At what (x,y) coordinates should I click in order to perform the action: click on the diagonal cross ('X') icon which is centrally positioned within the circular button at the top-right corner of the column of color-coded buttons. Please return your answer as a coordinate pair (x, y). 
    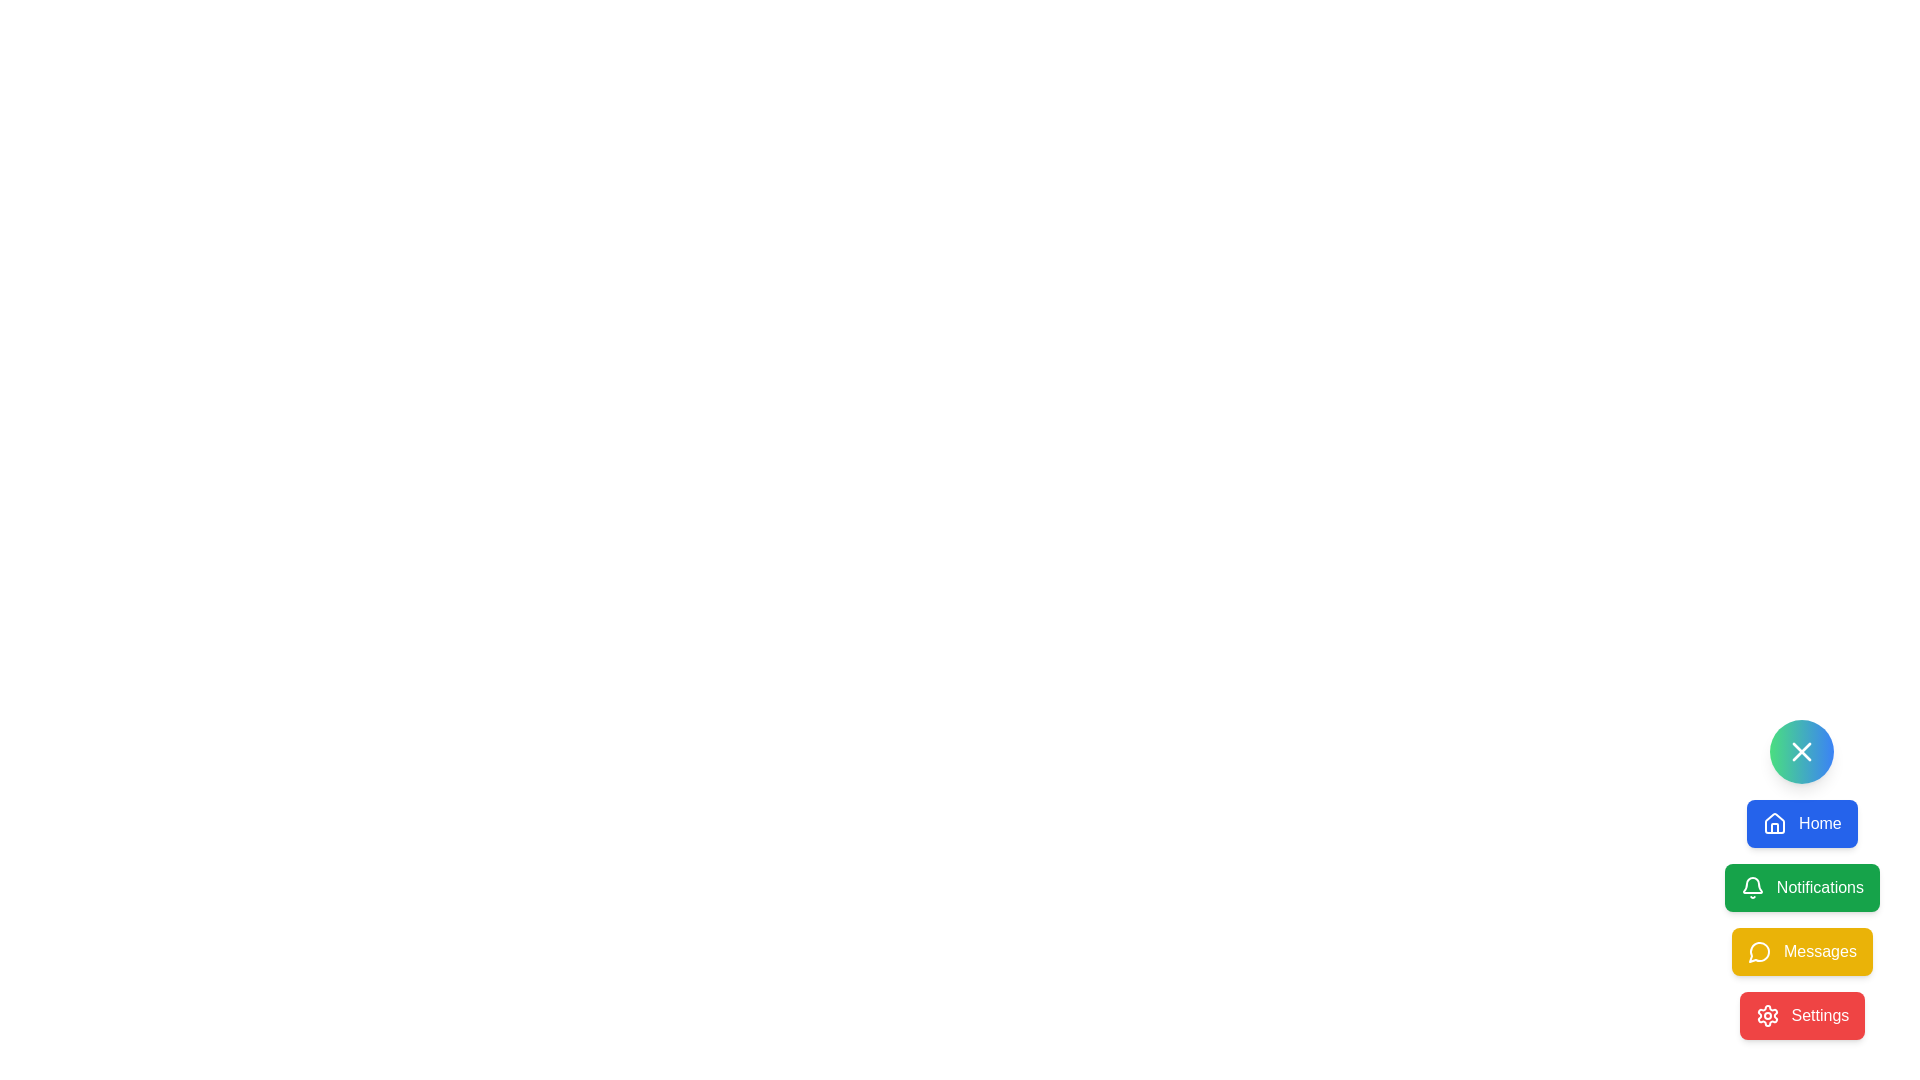
    Looking at the image, I should click on (1802, 752).